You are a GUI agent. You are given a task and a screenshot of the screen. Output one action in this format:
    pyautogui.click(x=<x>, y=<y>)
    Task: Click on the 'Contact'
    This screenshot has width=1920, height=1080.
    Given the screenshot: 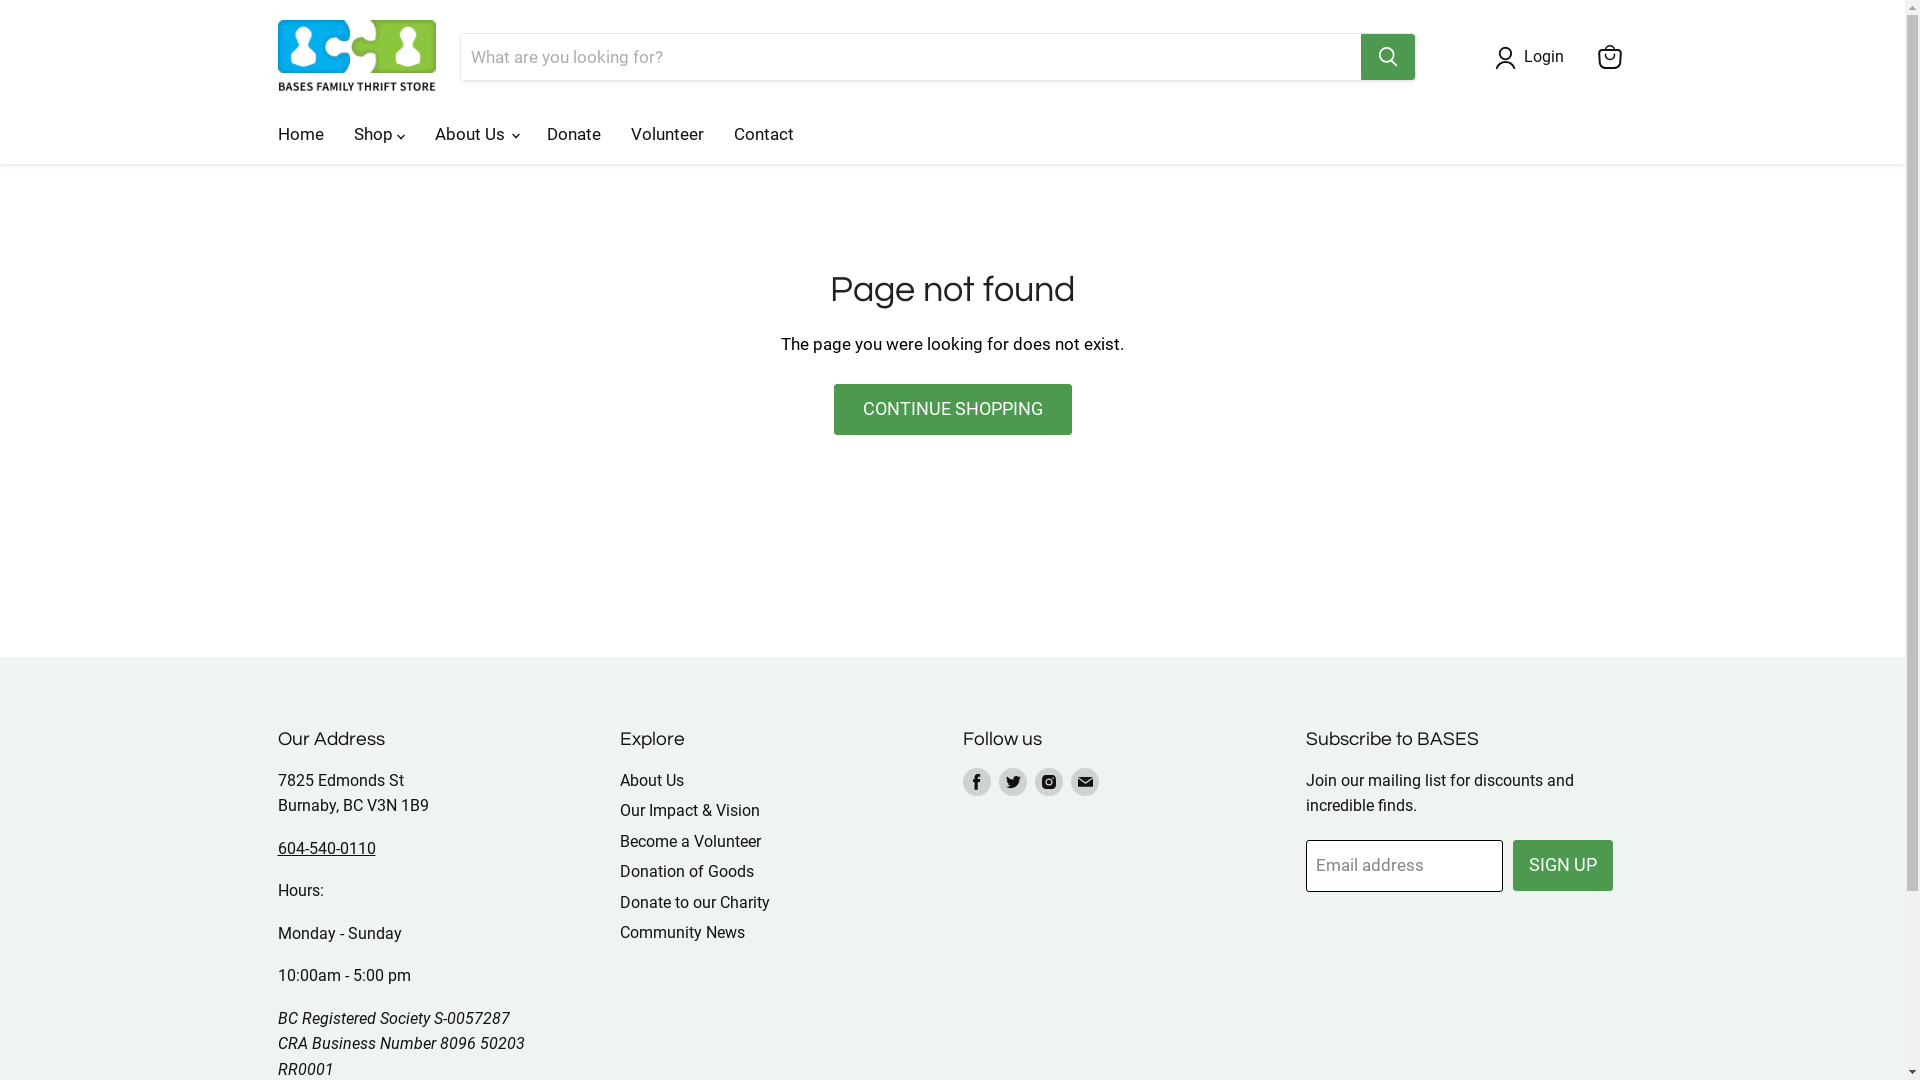 What is the action you would take?
    pyautogui.click(x=762, y=134)
    